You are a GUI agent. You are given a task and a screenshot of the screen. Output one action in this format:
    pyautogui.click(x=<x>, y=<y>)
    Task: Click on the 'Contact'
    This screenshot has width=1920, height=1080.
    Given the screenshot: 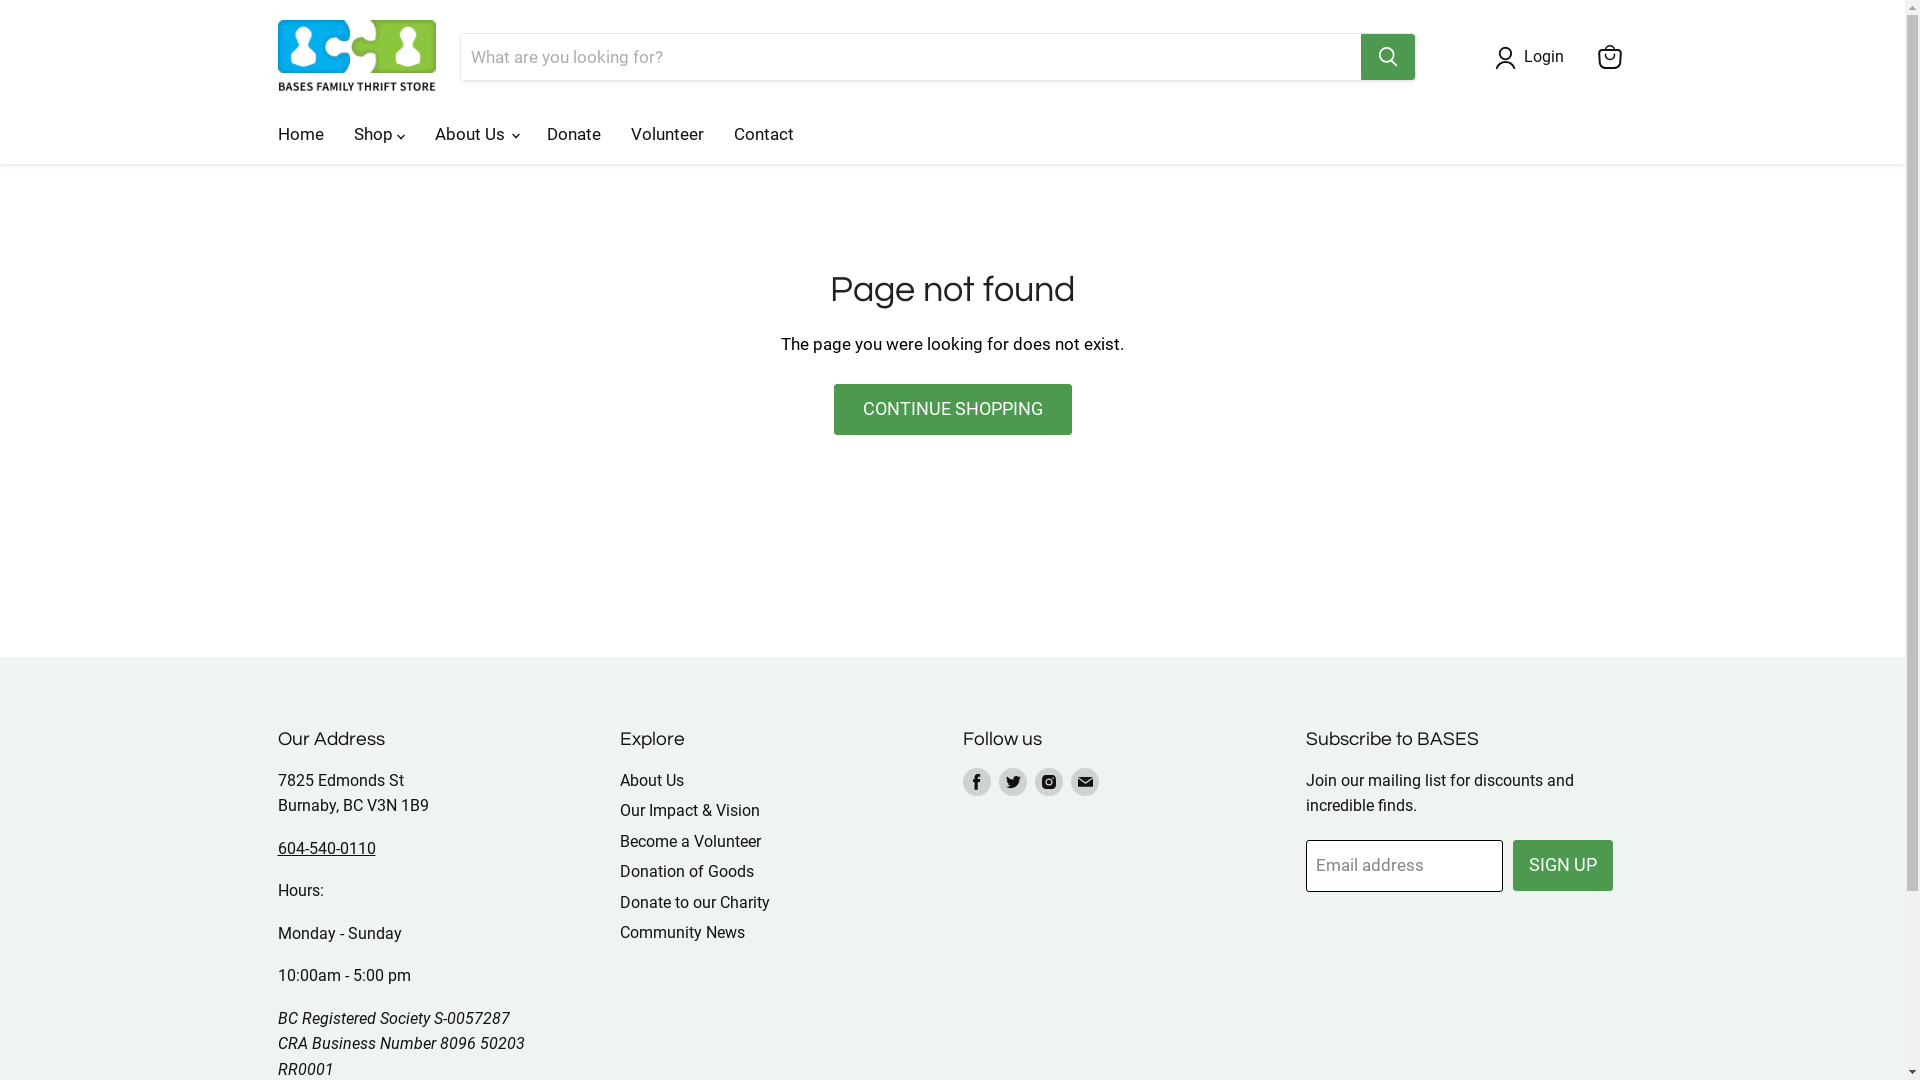 What is the action you would take?
    pyautogui.click(x=762, y=134)
    